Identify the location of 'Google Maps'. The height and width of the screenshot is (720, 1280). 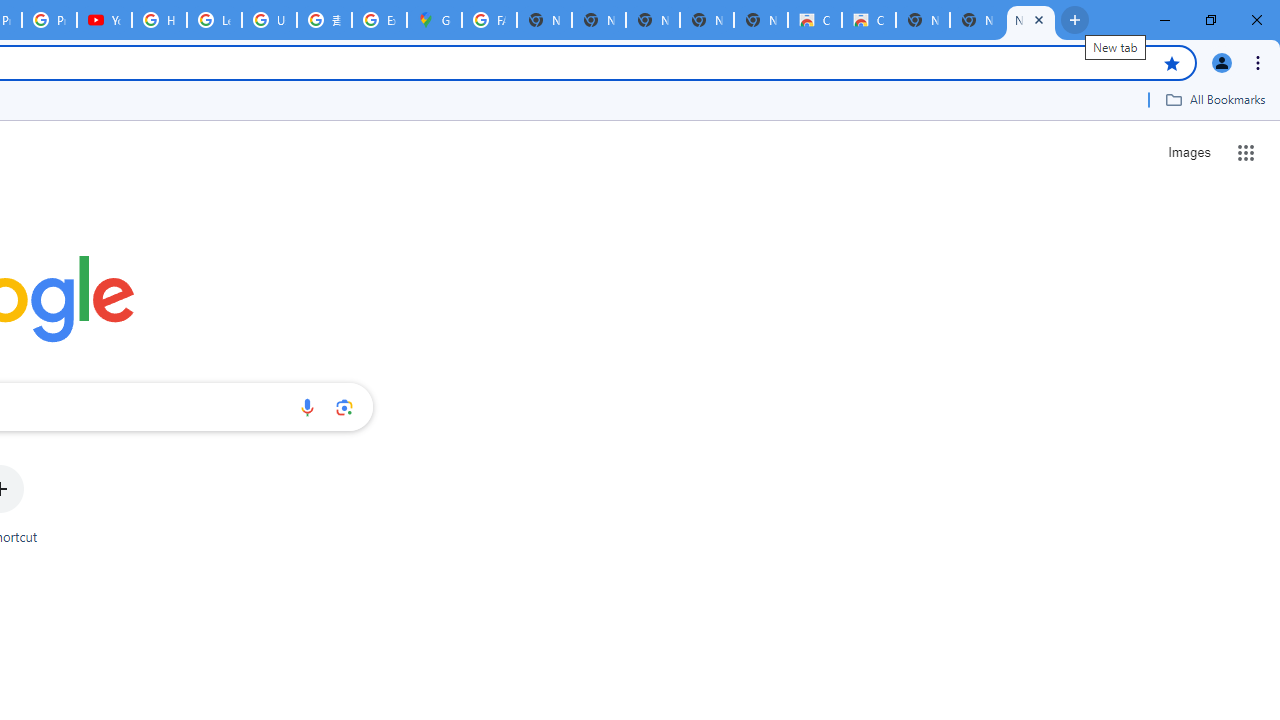
(433, 20).